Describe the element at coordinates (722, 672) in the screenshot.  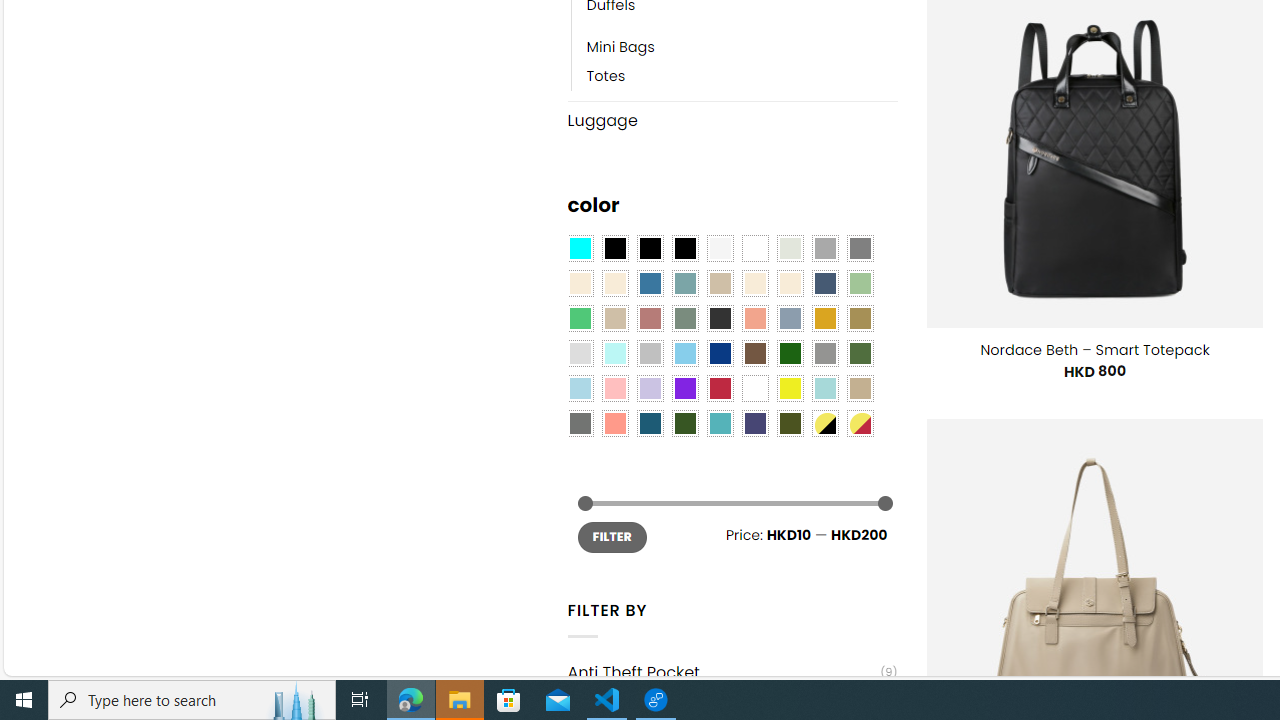
I see `'Anti Theft Pocket'` at that location.